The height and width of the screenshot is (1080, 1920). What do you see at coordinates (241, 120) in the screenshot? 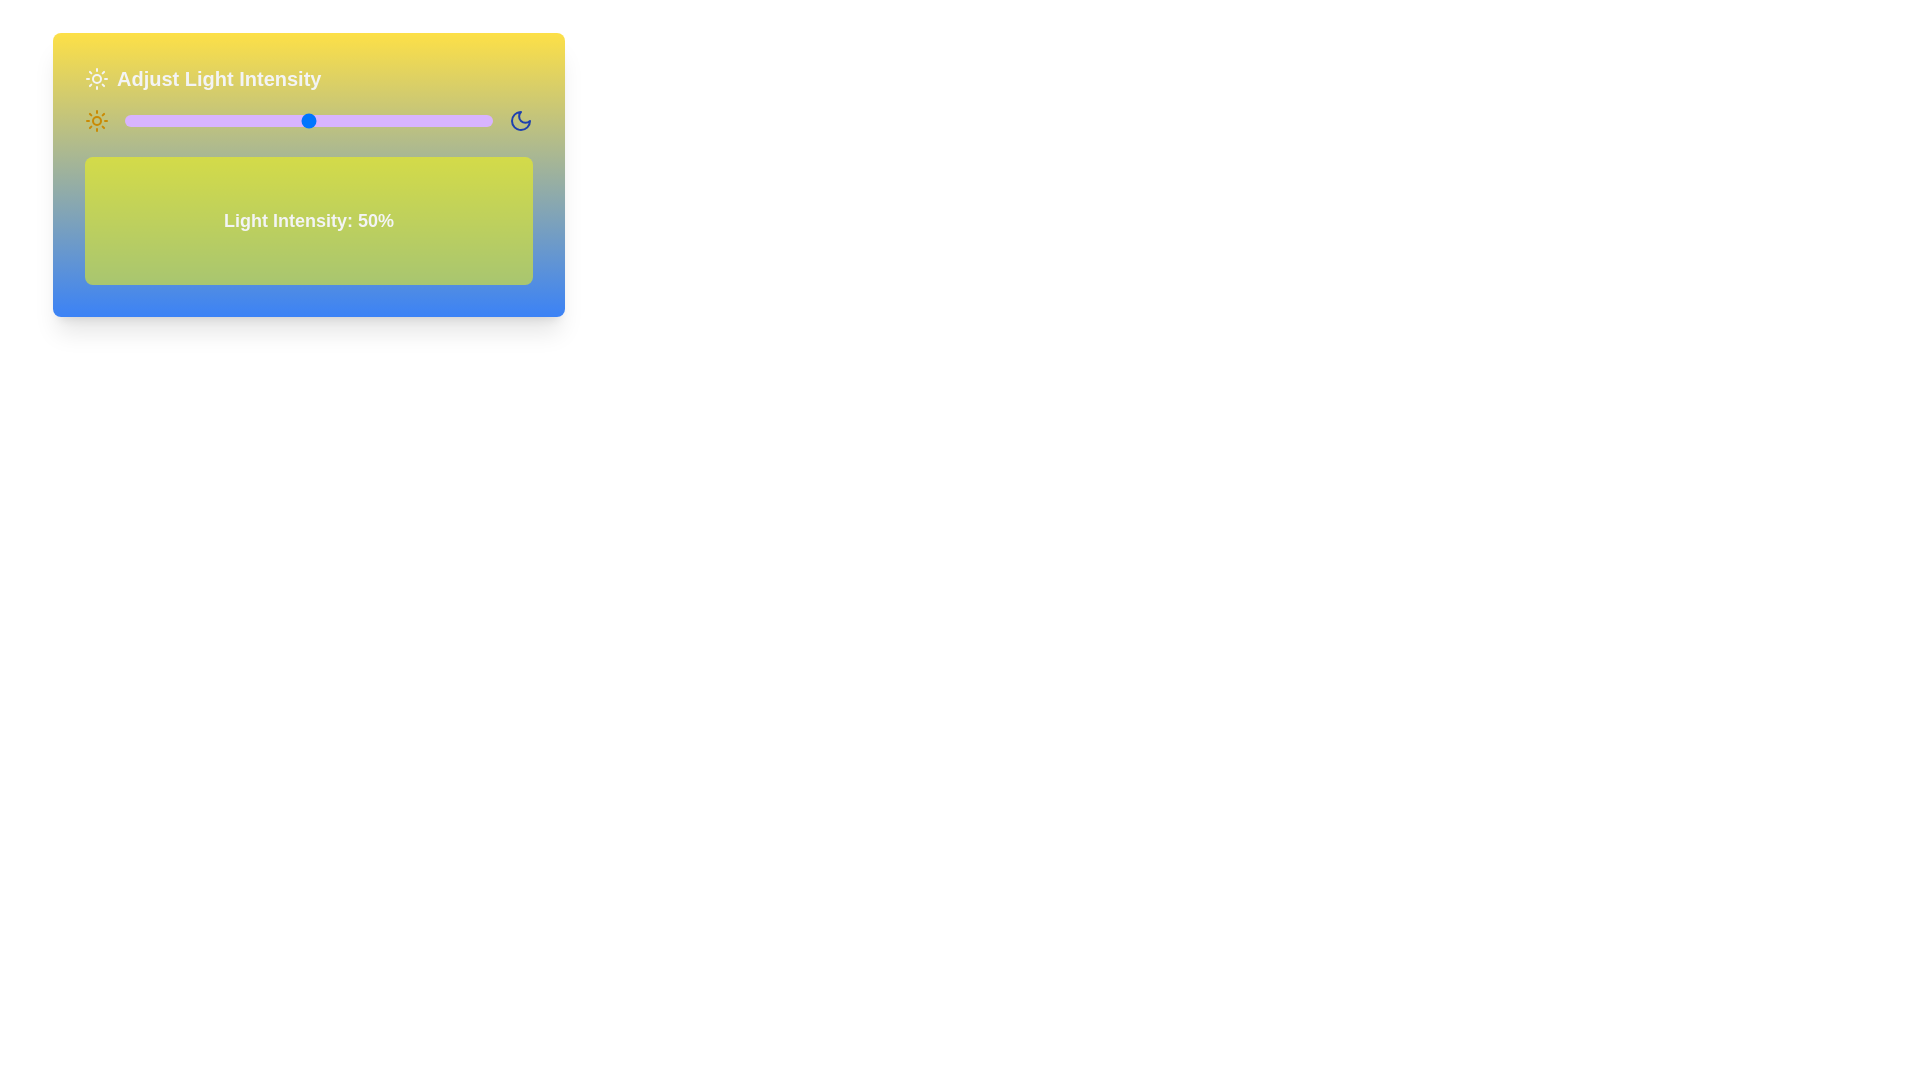
I see `the light intensity slider to 32% to observe the corresponding background changes` at bounding box center [241, 120].